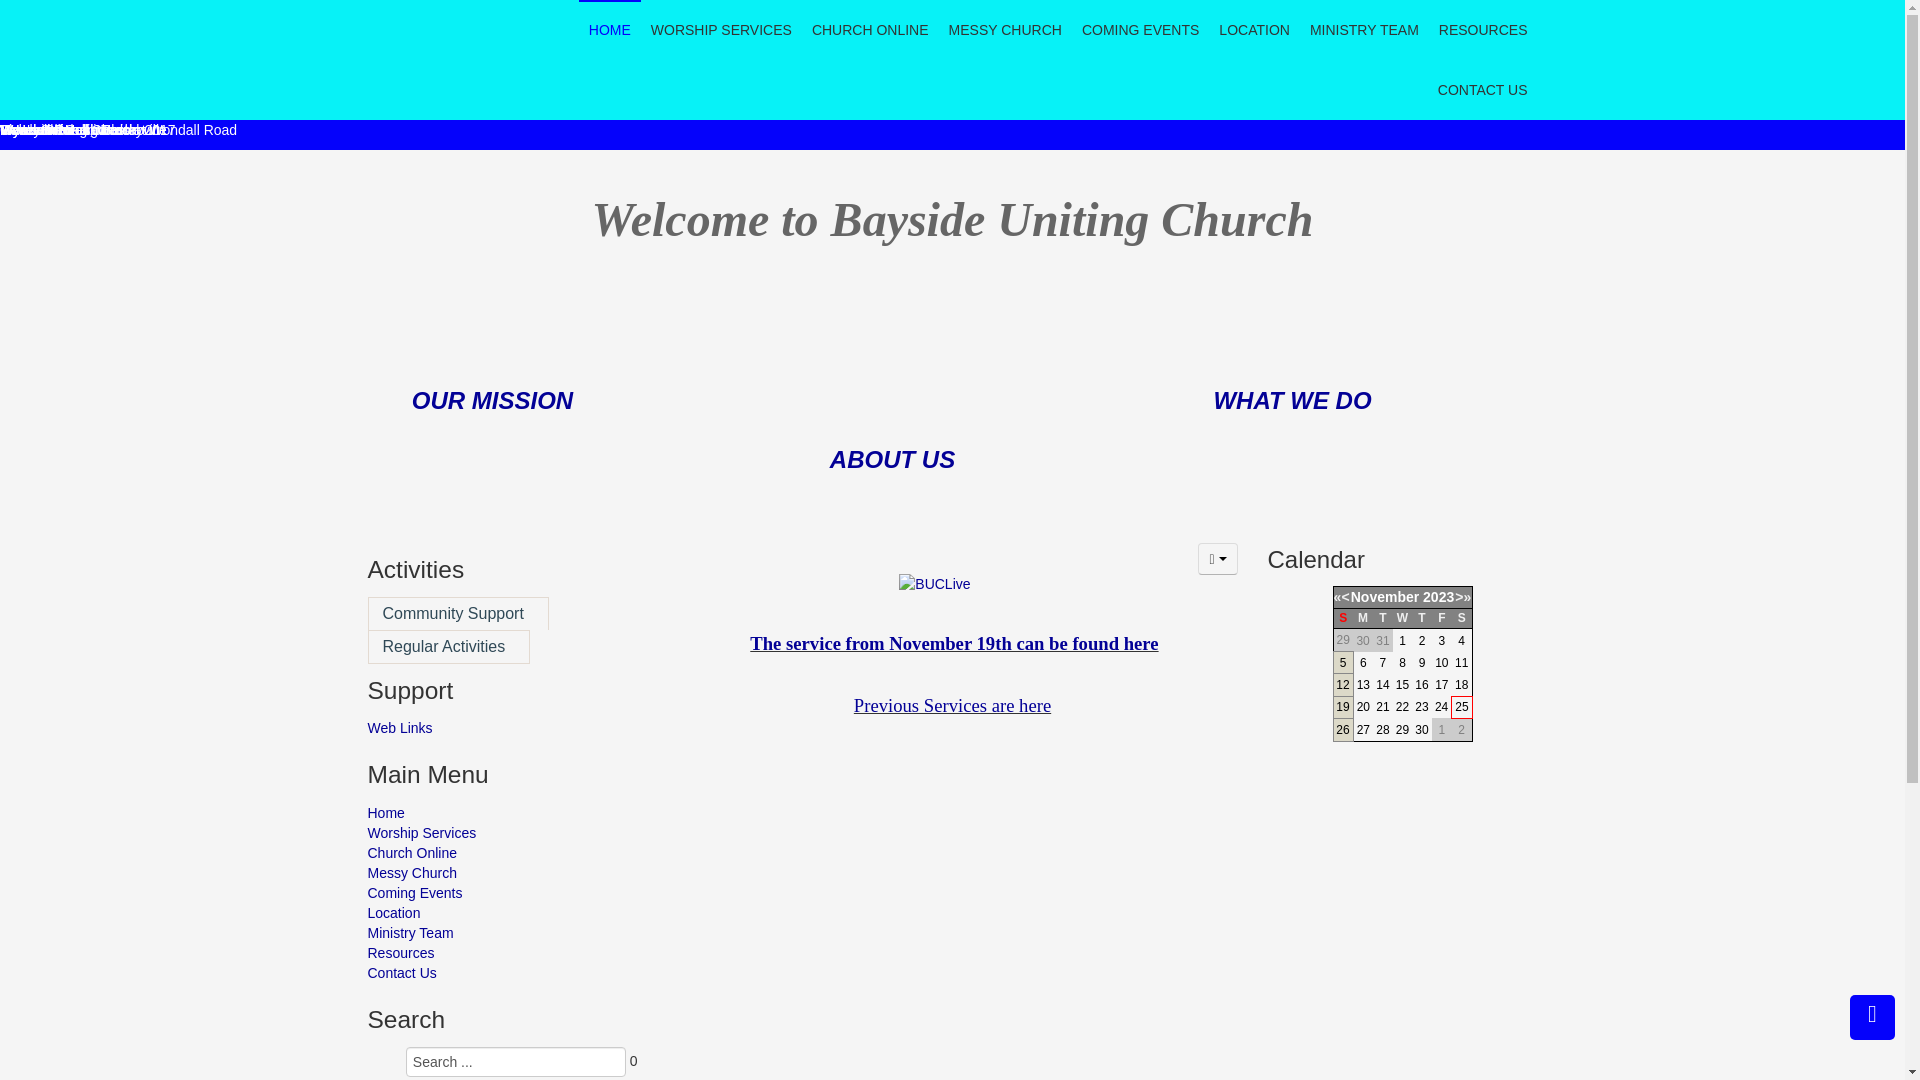 Image resolution: width=1920 pixels, height=1080 pixels. What do you see at coordinates (1140, 30) in the screenshot?
I see `'COMING EVENTS'` at bounding box center [1140, 30].